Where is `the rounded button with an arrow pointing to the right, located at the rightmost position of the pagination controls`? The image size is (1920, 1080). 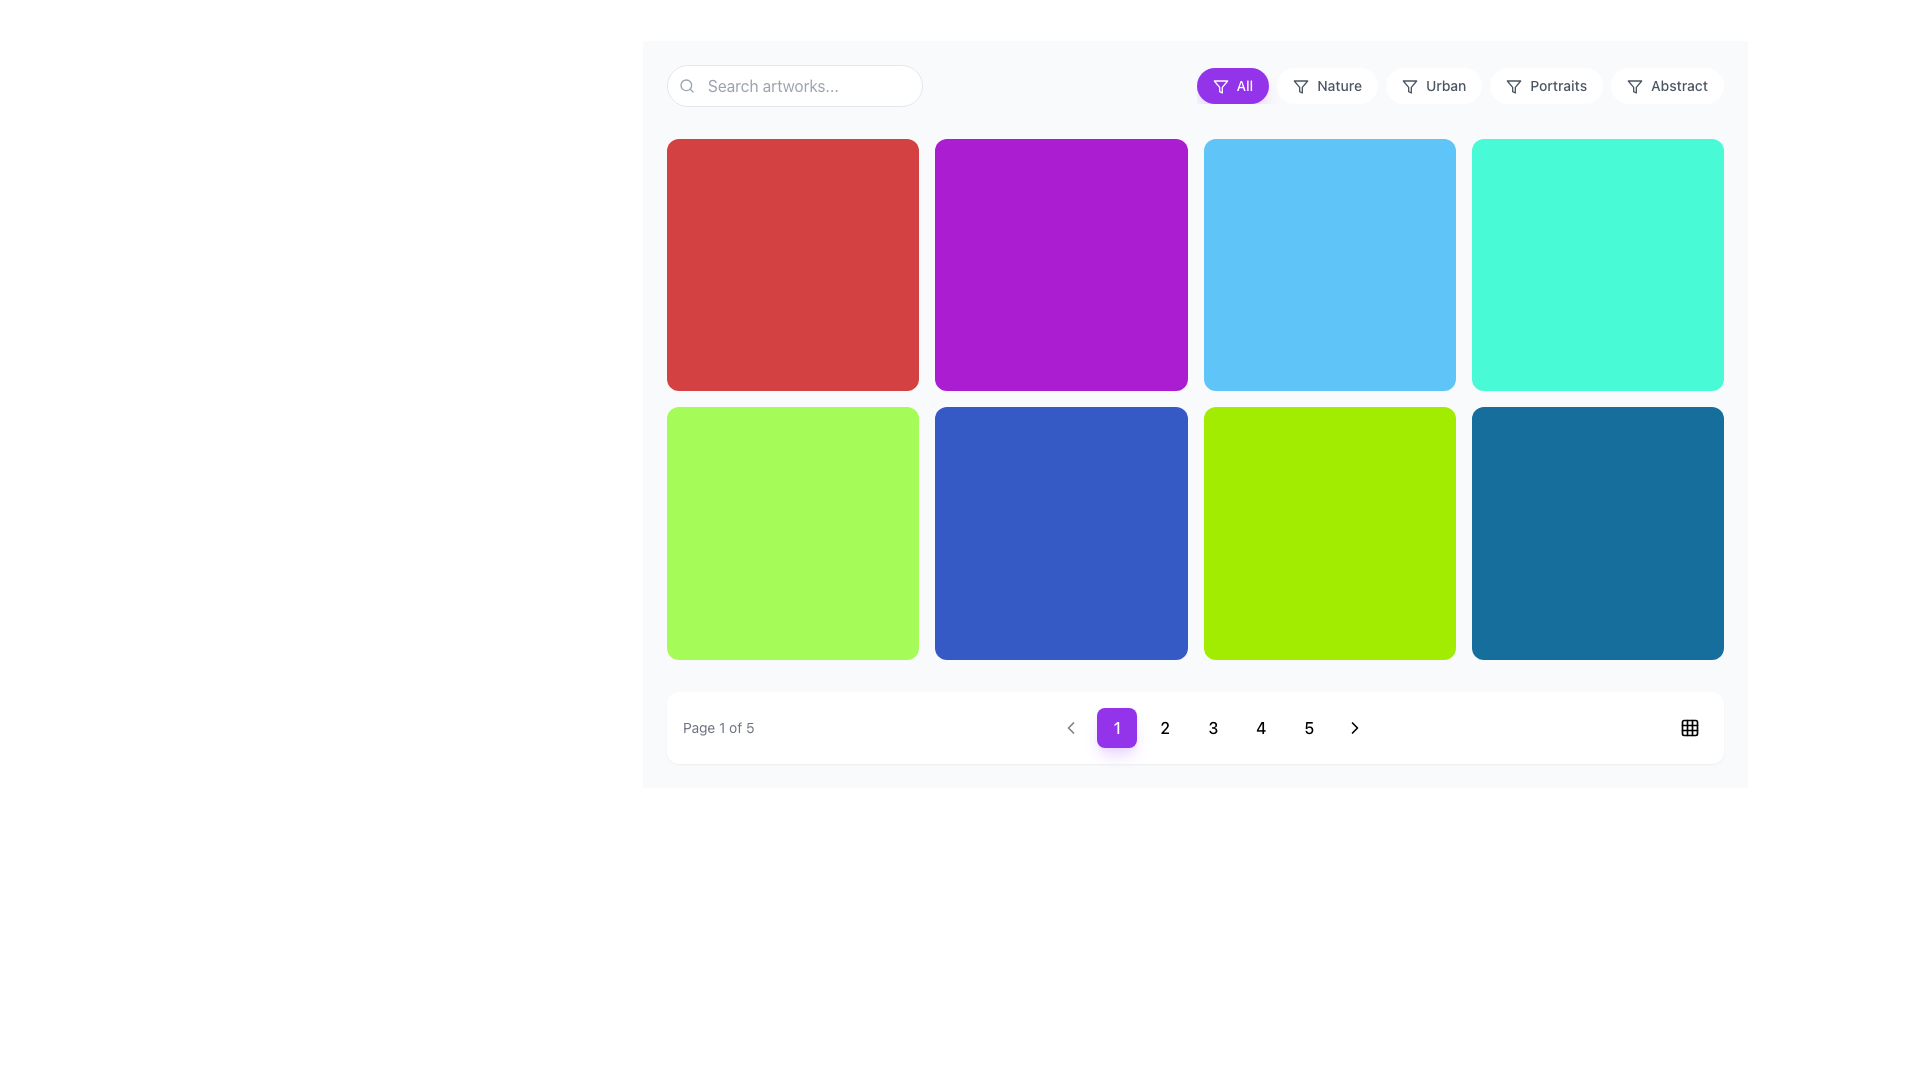 the rounded button with an arrow pointing to the right, located at the rightmost position of the pagination controls is located at coordinates (1355, 727).